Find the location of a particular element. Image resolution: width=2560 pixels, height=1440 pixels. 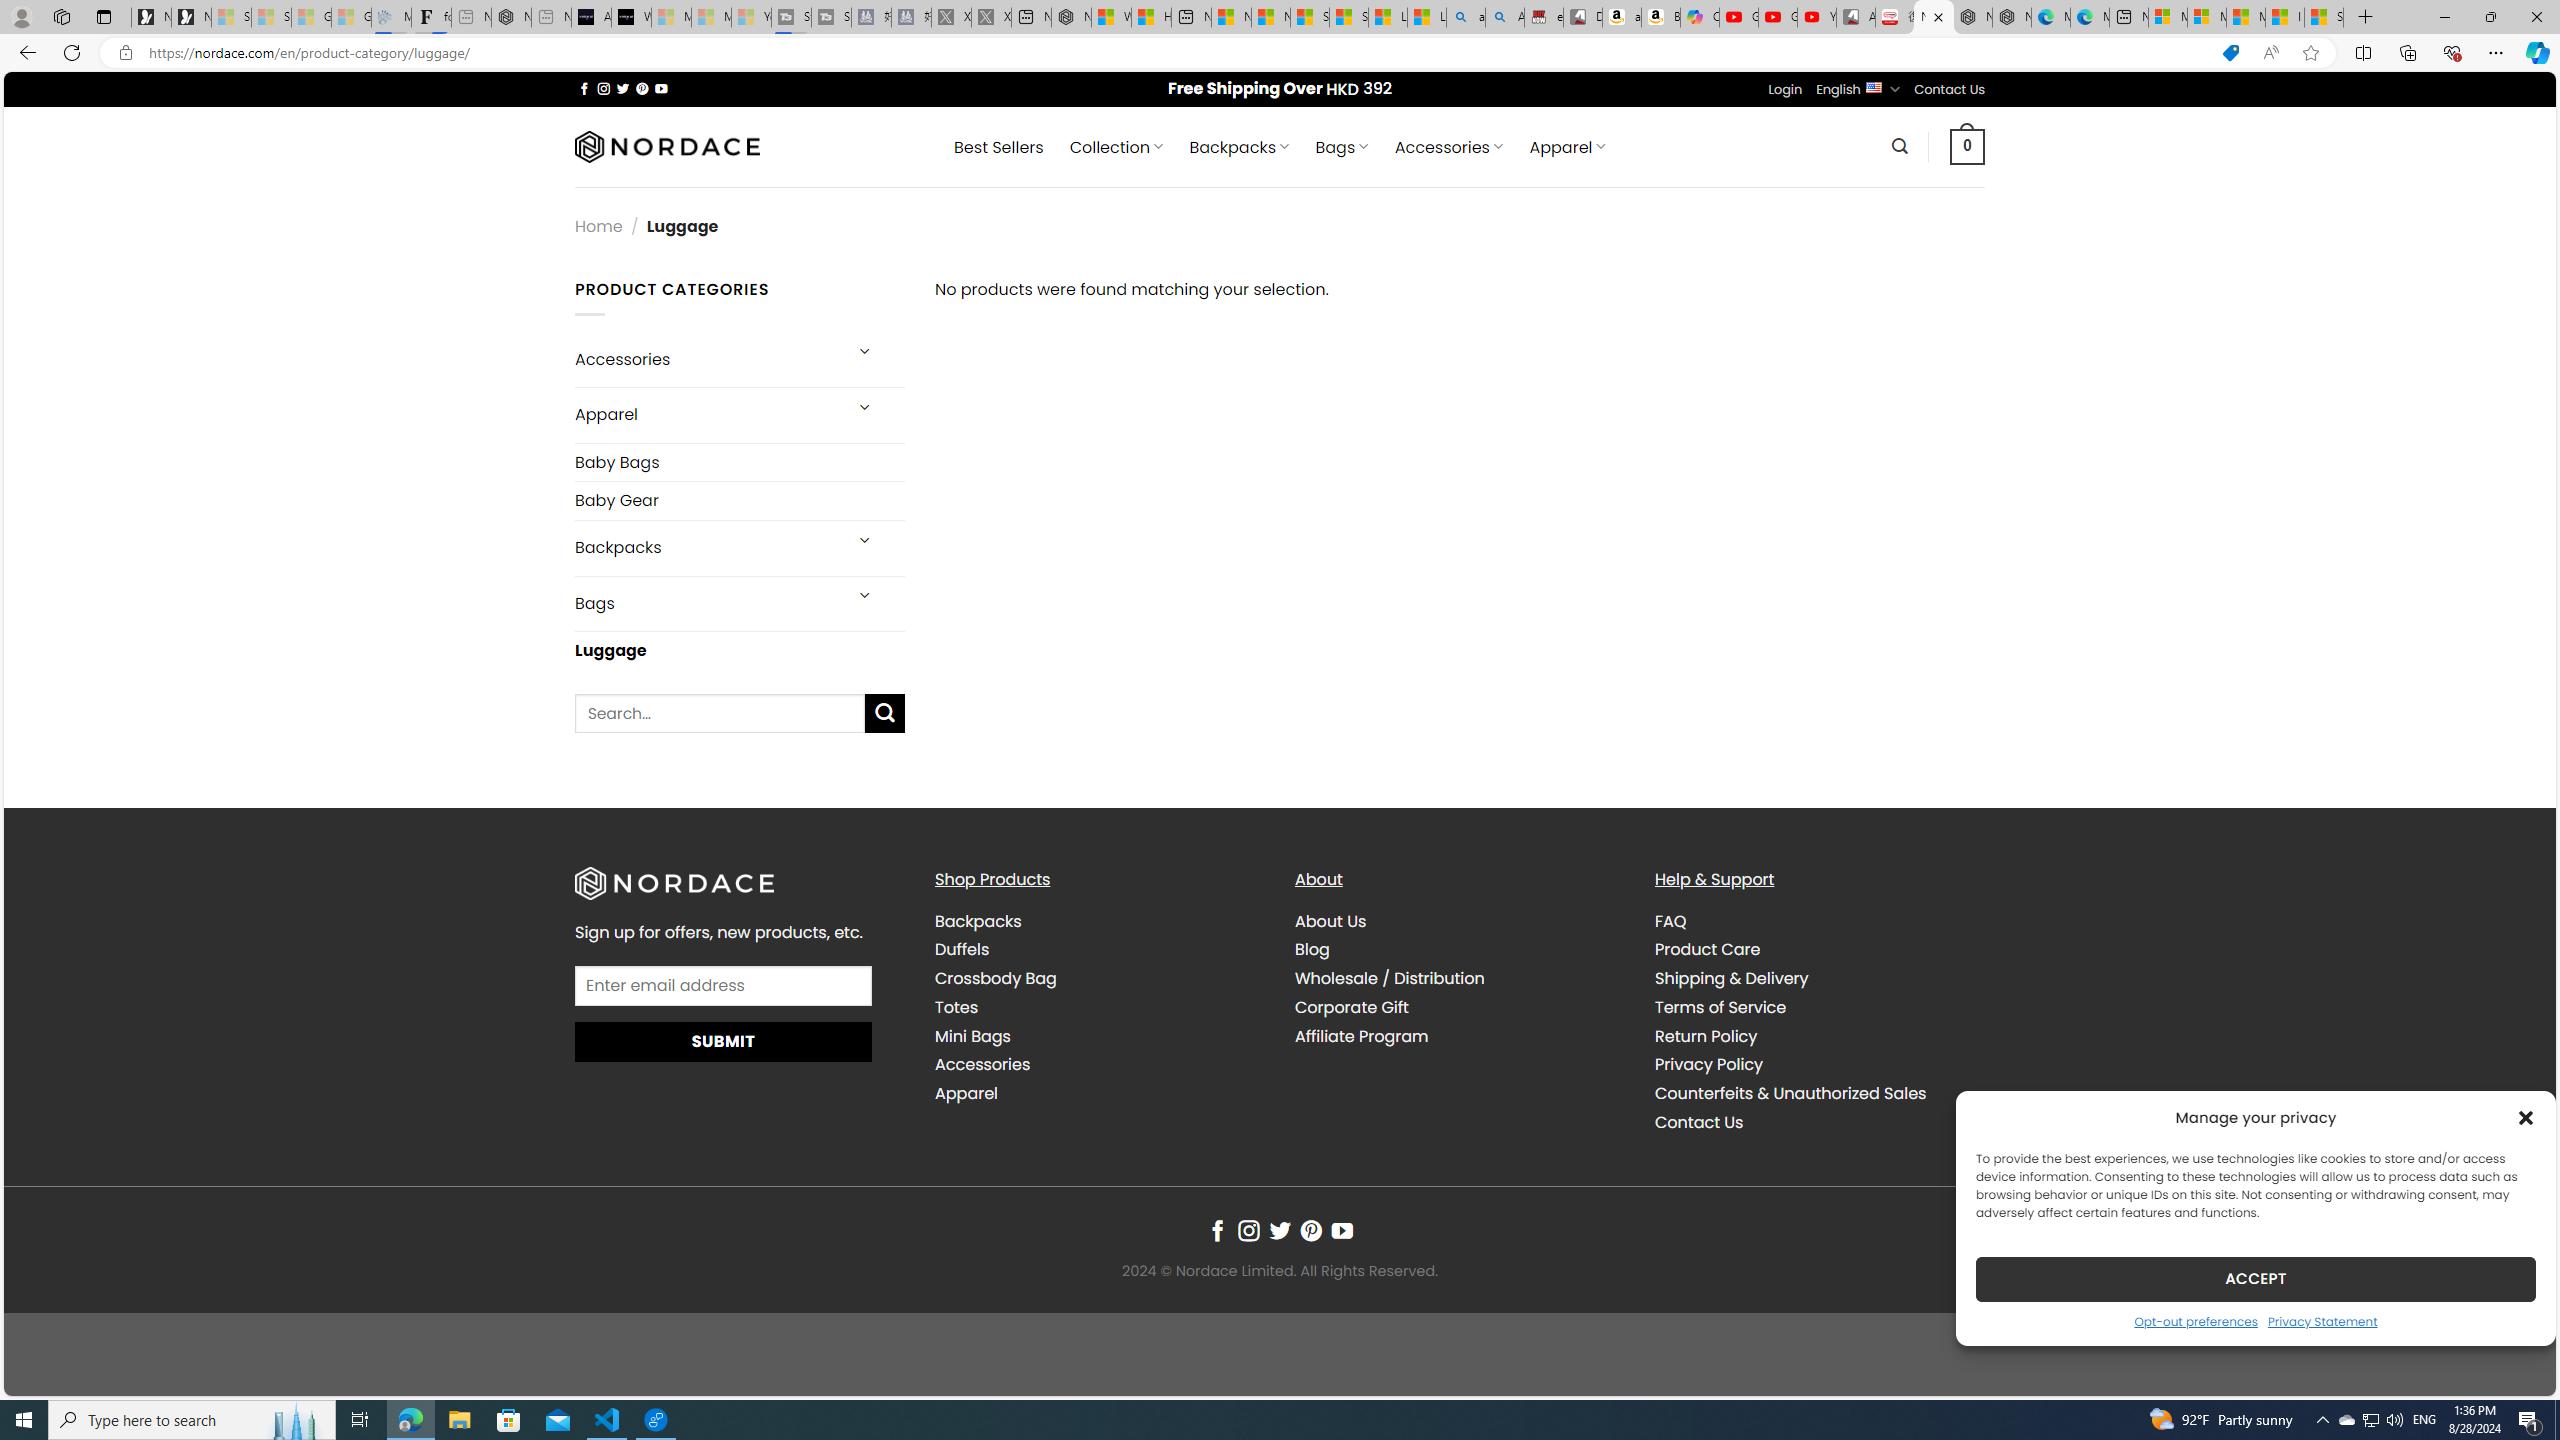

'Search for:' is located at coordinates (720, 712).